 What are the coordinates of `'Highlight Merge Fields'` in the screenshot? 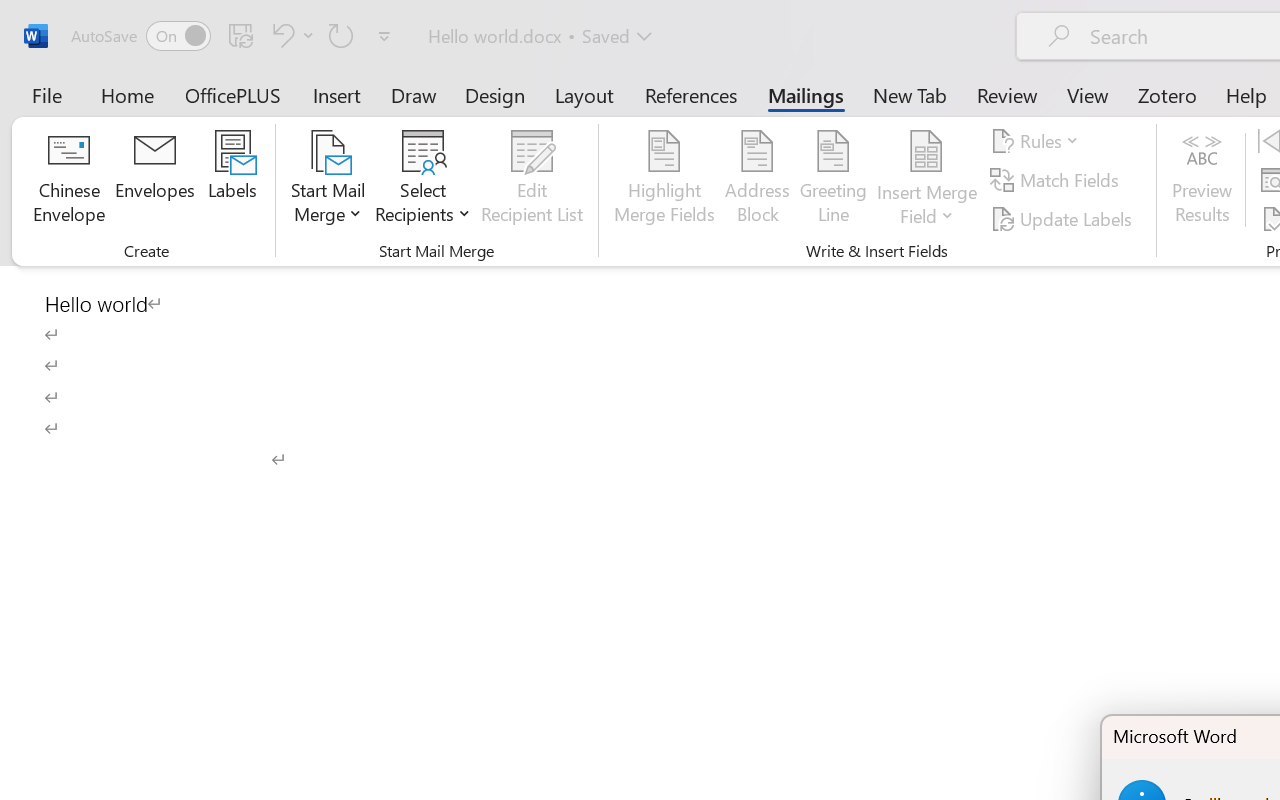 It's located at (664, 179).